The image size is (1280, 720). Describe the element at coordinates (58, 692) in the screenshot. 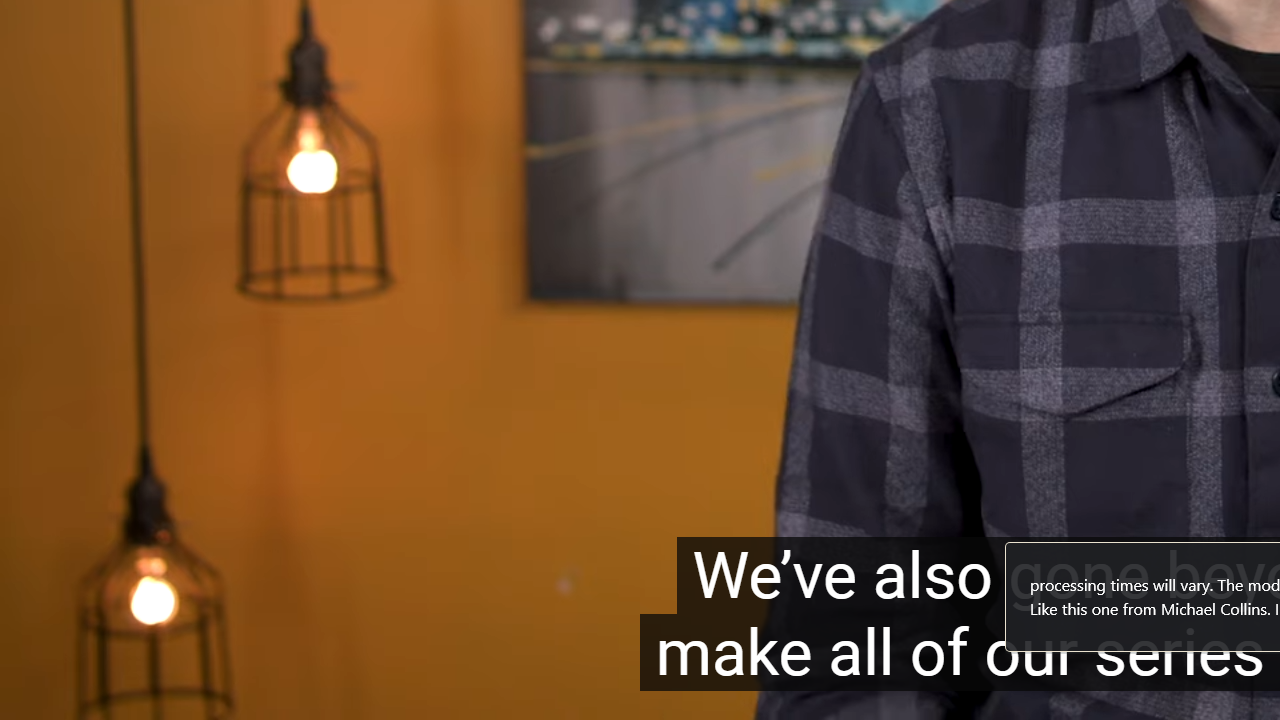

I see `'Pause (k)'` at that location.